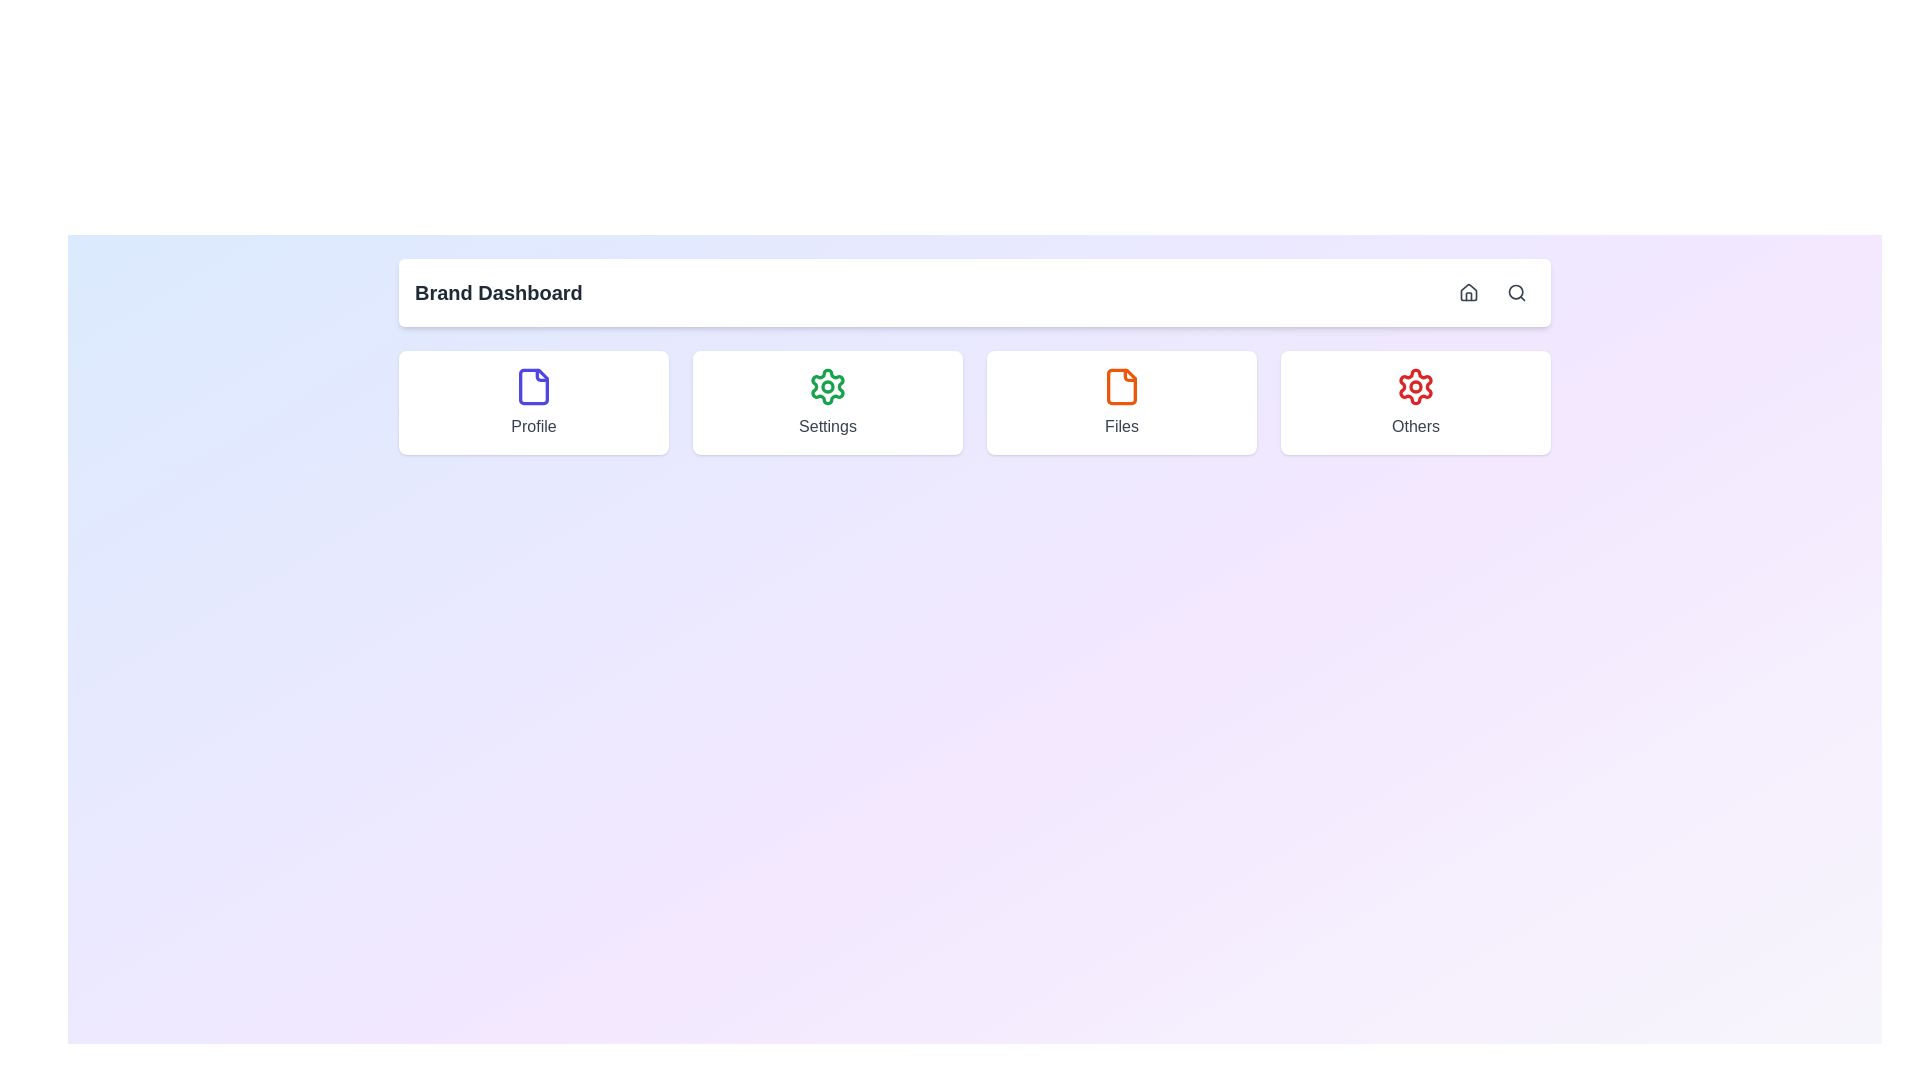 The width and height of the screenshot is (1920, 1080). What do you see at coordinates (1122, 402) in the screenshot?
I see `the 'Files' navigation card, which is the third card in a horizontal grid, positioned between the 'Settings' and 'Others' cards` at bounding box center [1122, 402].